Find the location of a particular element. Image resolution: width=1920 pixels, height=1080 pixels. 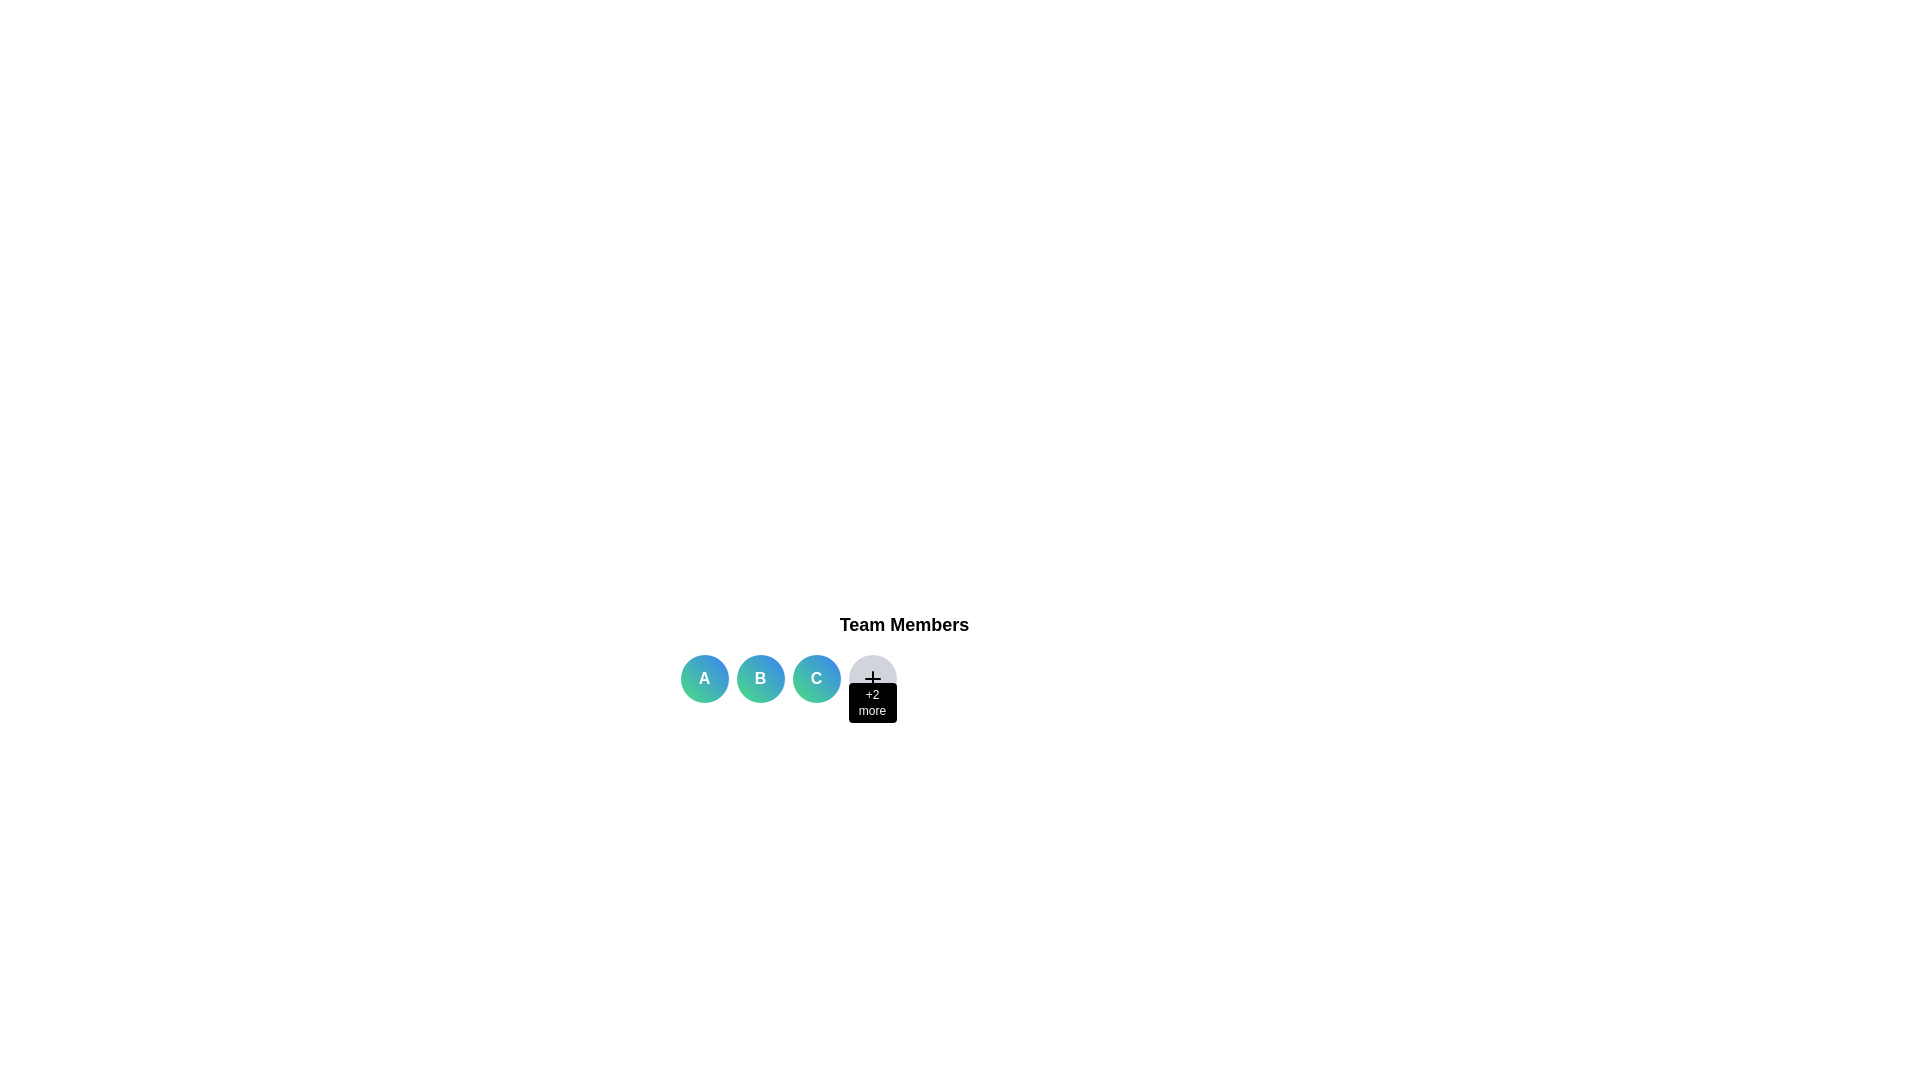

the third circle in the horizontal sequence under 'Team Members' is located at coordinates (816, 677).